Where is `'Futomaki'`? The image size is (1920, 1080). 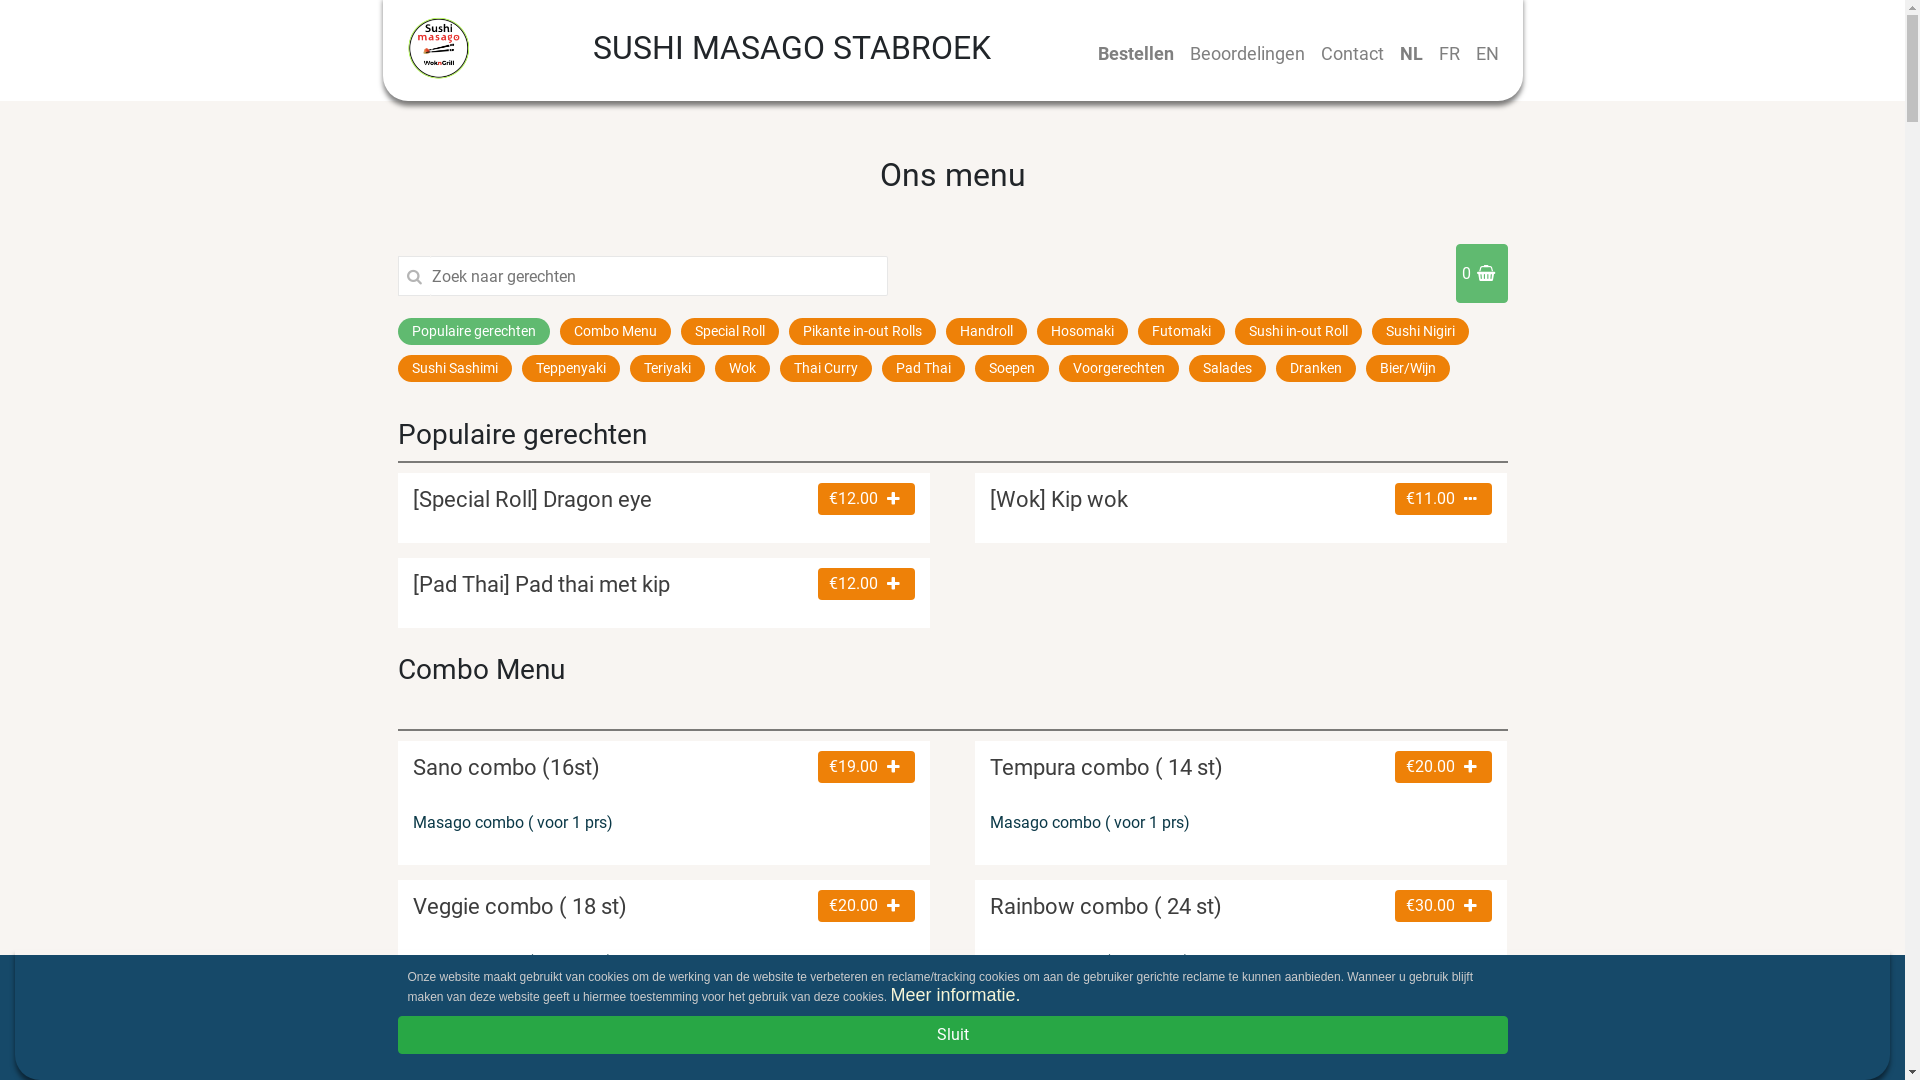 'Futomaki' is located at coordinates (1137, 330).